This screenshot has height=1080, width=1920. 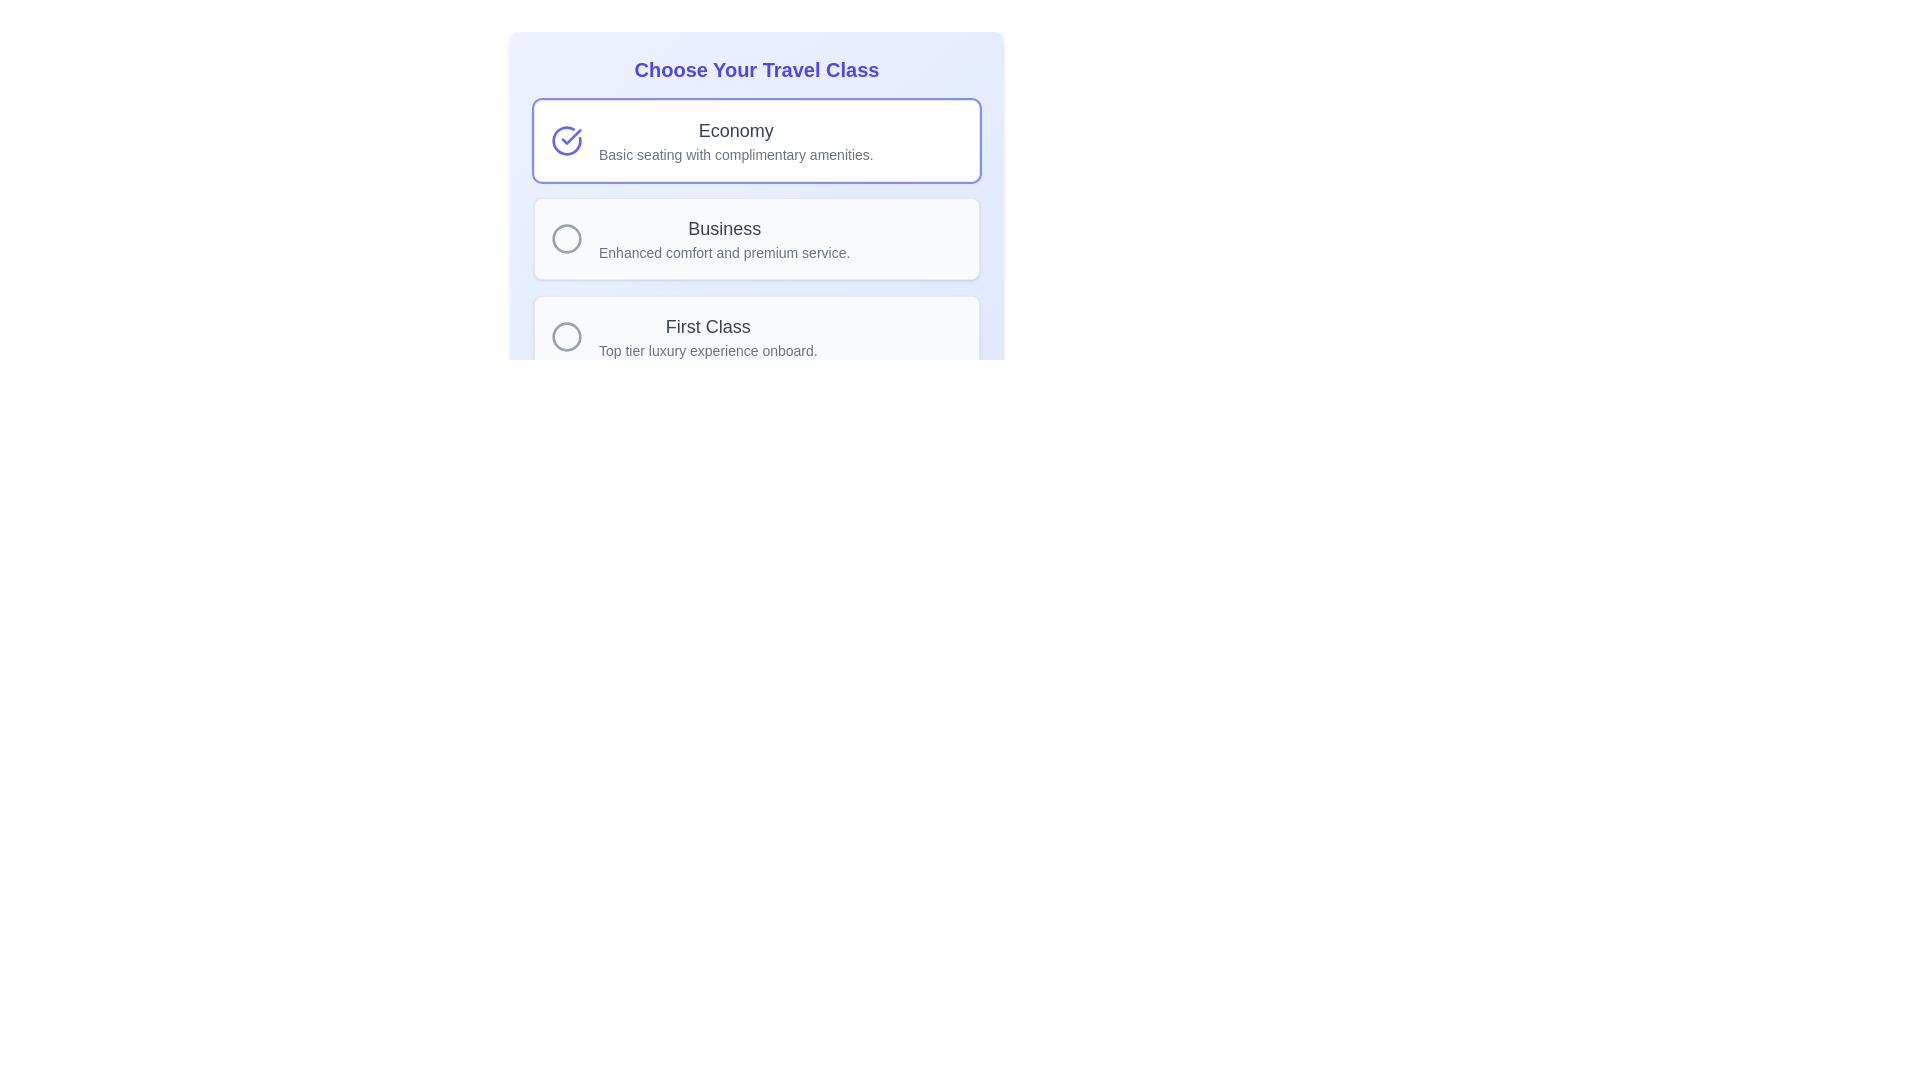 What do you see at coordinates (565, 335) in the screenshot?
I see `the circular radio button with a gray outline next to the 'First Class' label` at bounding box center [565, 335].